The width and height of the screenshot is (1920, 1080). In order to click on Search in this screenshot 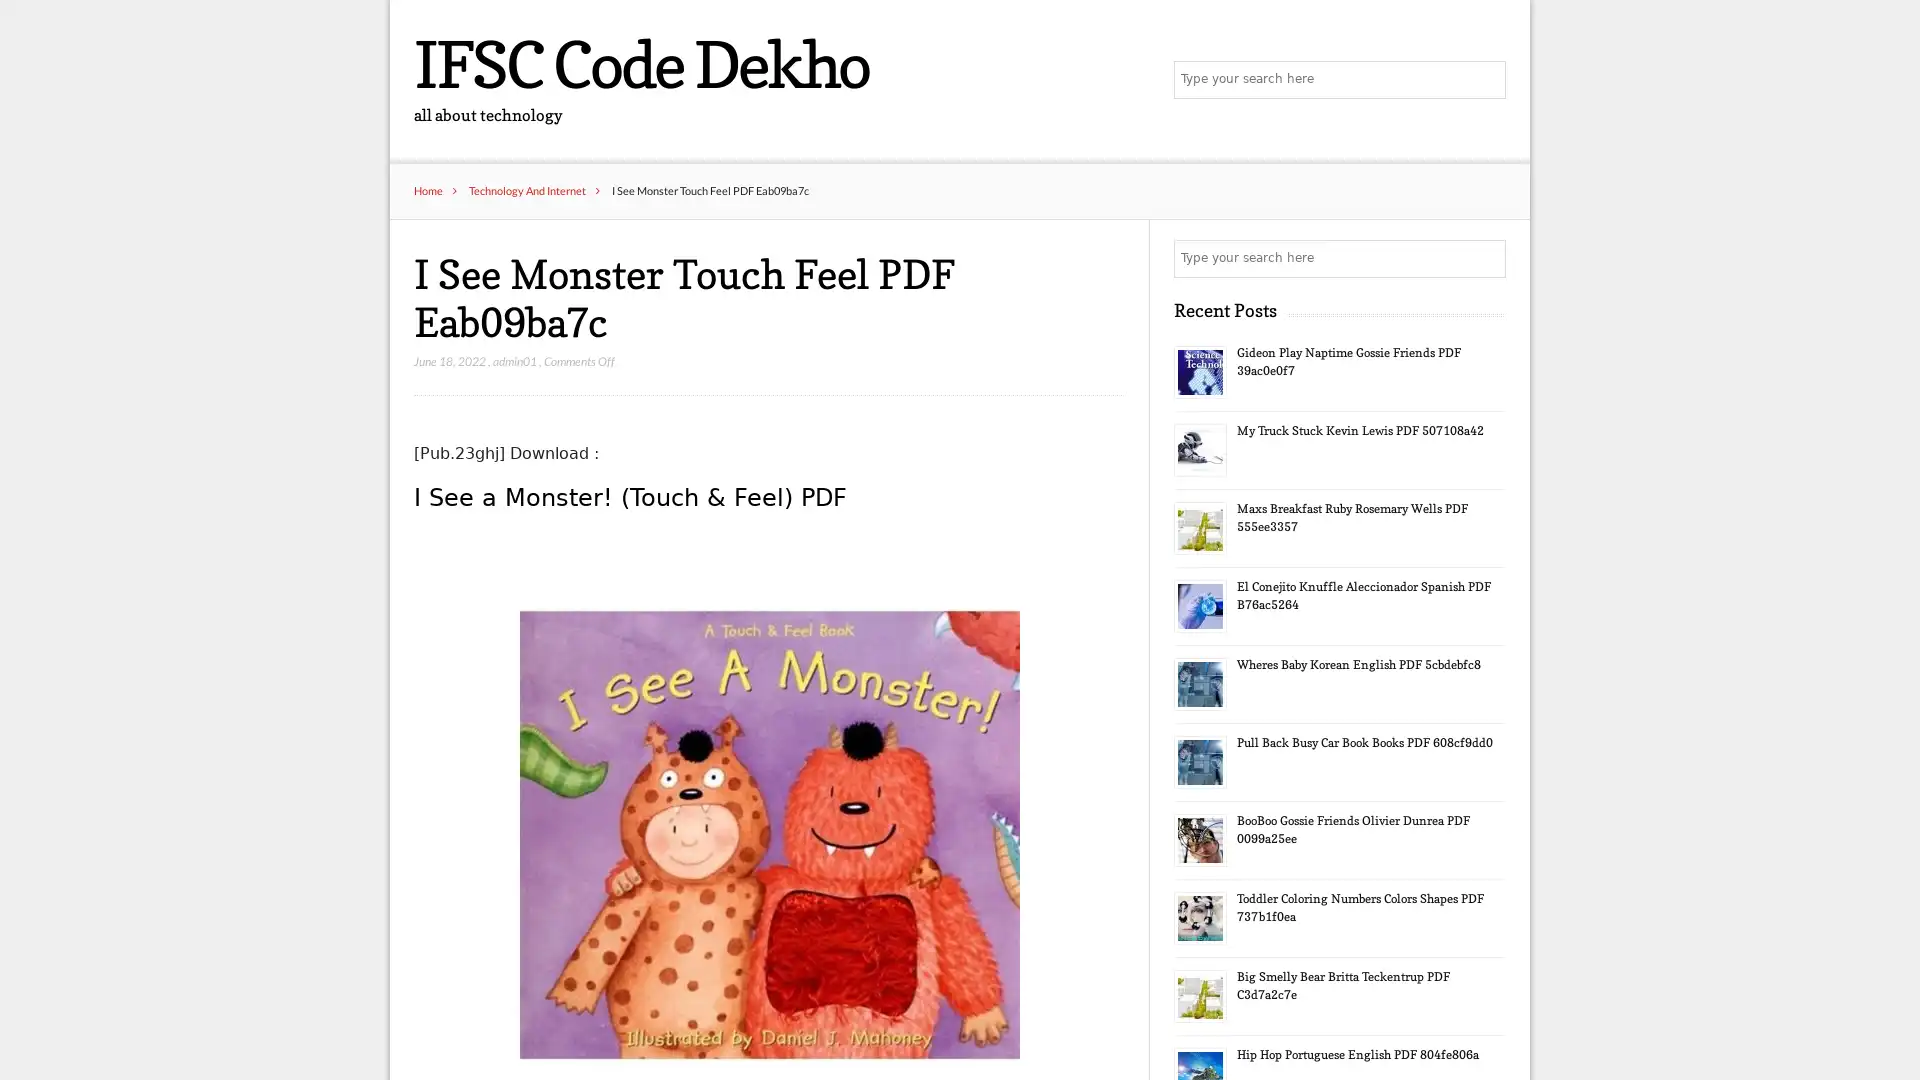, I will do `click(1485, 258)`.